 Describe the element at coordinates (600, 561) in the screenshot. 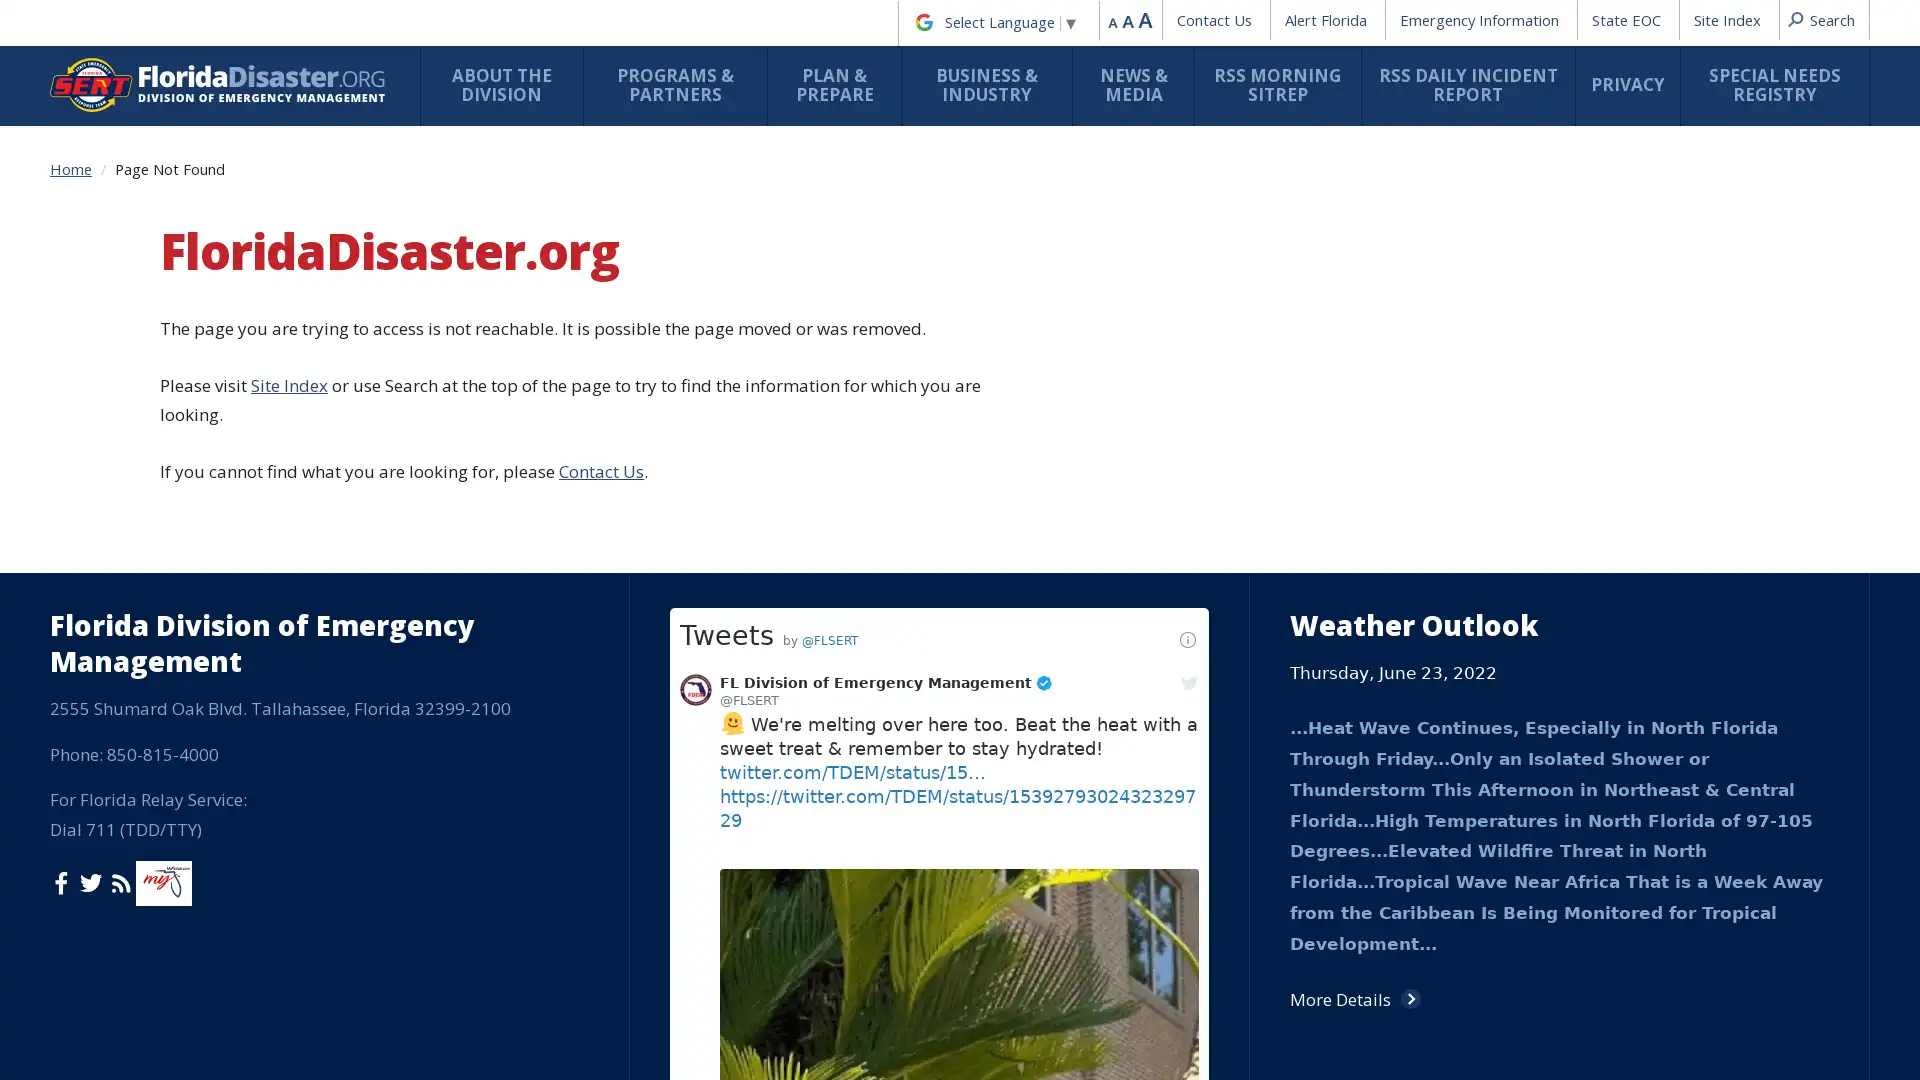

I see `Toggle More` at that location.